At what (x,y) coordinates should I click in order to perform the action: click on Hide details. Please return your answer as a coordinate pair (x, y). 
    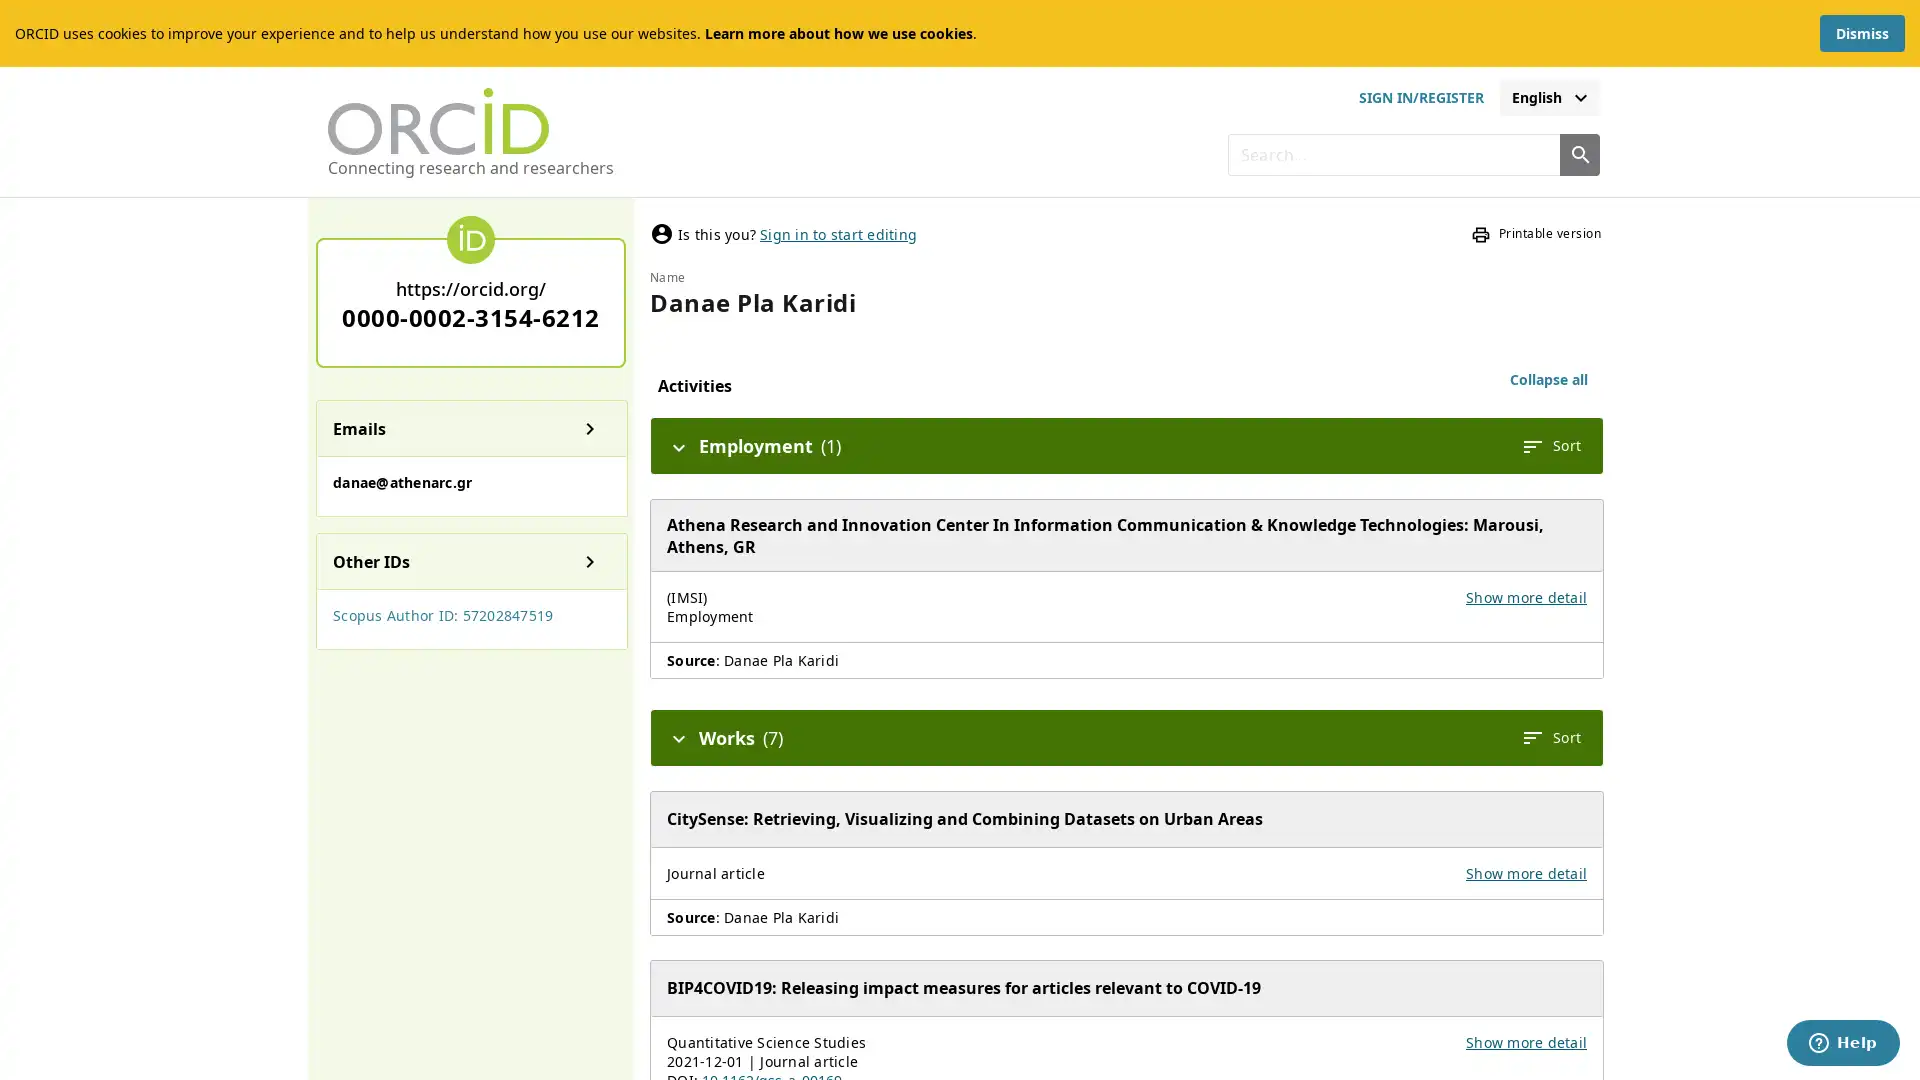
    Looking at the image, I should click on (678, 736).